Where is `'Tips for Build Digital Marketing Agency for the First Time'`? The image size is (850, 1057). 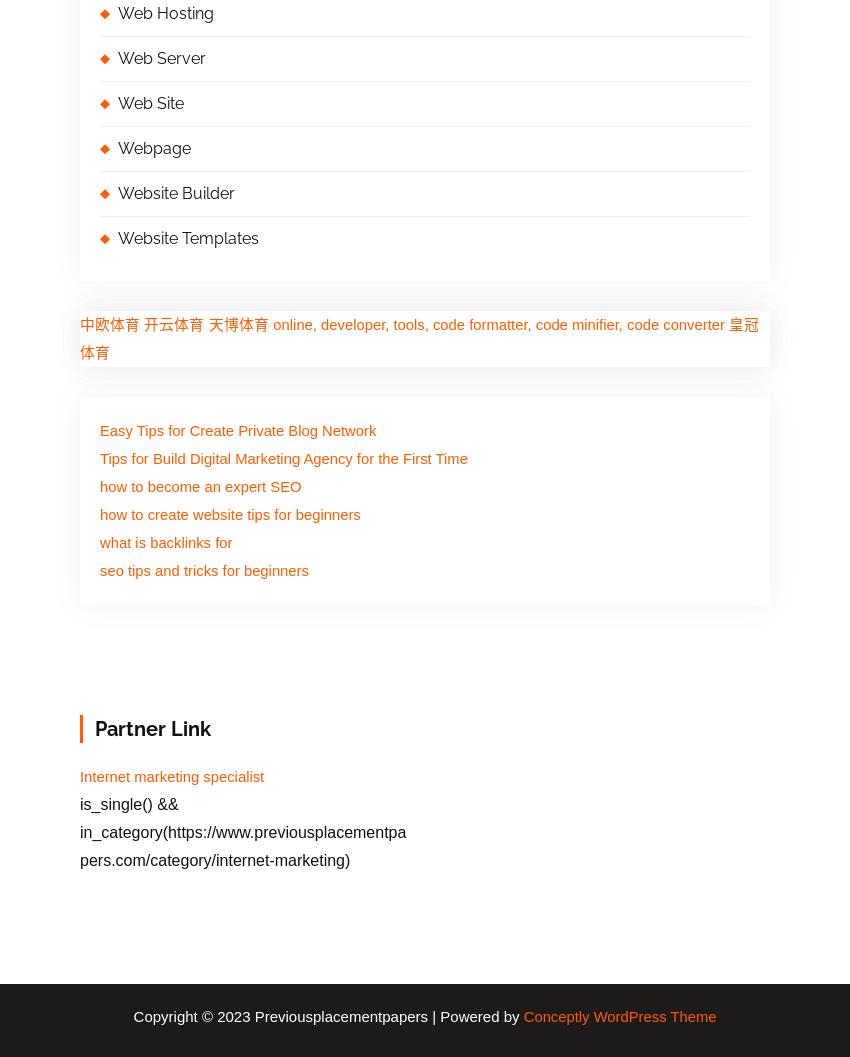 'Tips for Build Digital Marketing Agency for the First Time' is located at coordinates (282, 458).